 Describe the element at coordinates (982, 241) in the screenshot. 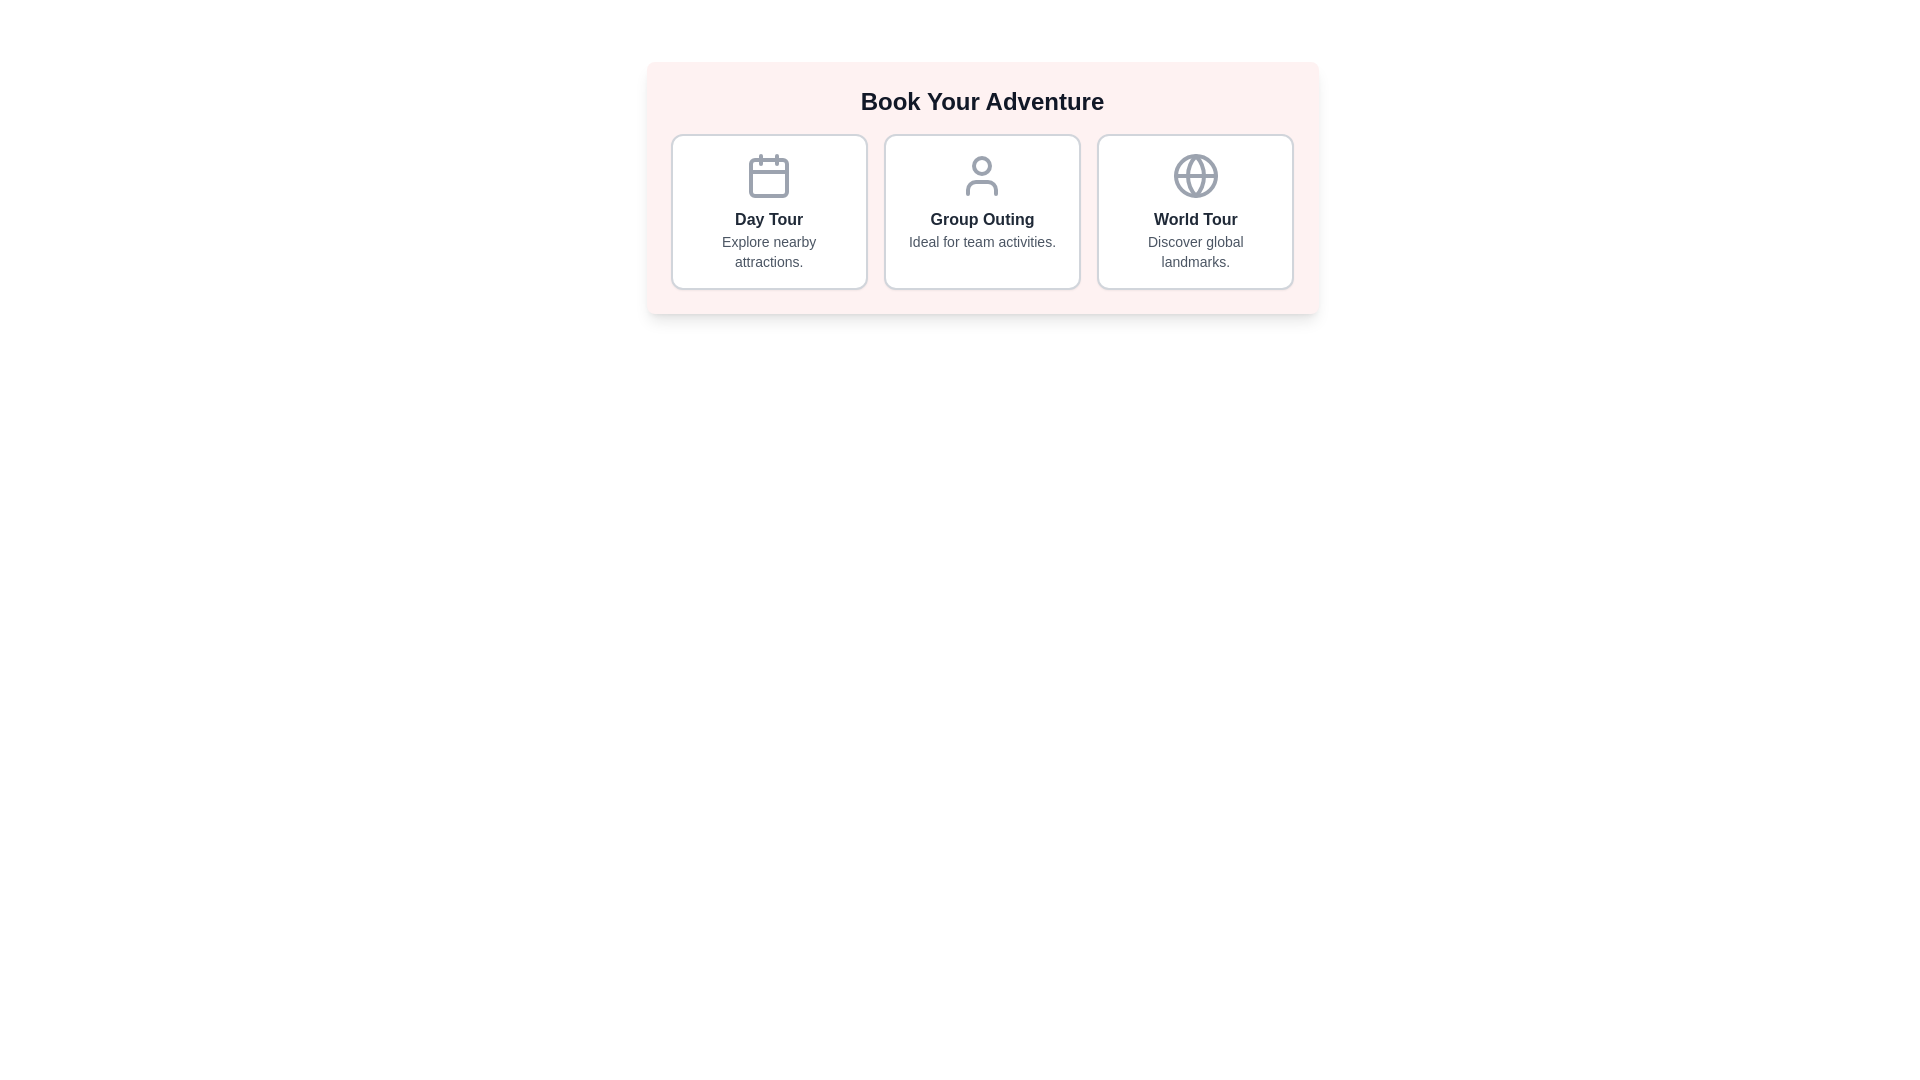

I see `the text label that provides additional descriptive information about the 'Group Outing' option, located beneath the title 'Group Outing' in the middle column` at that location.